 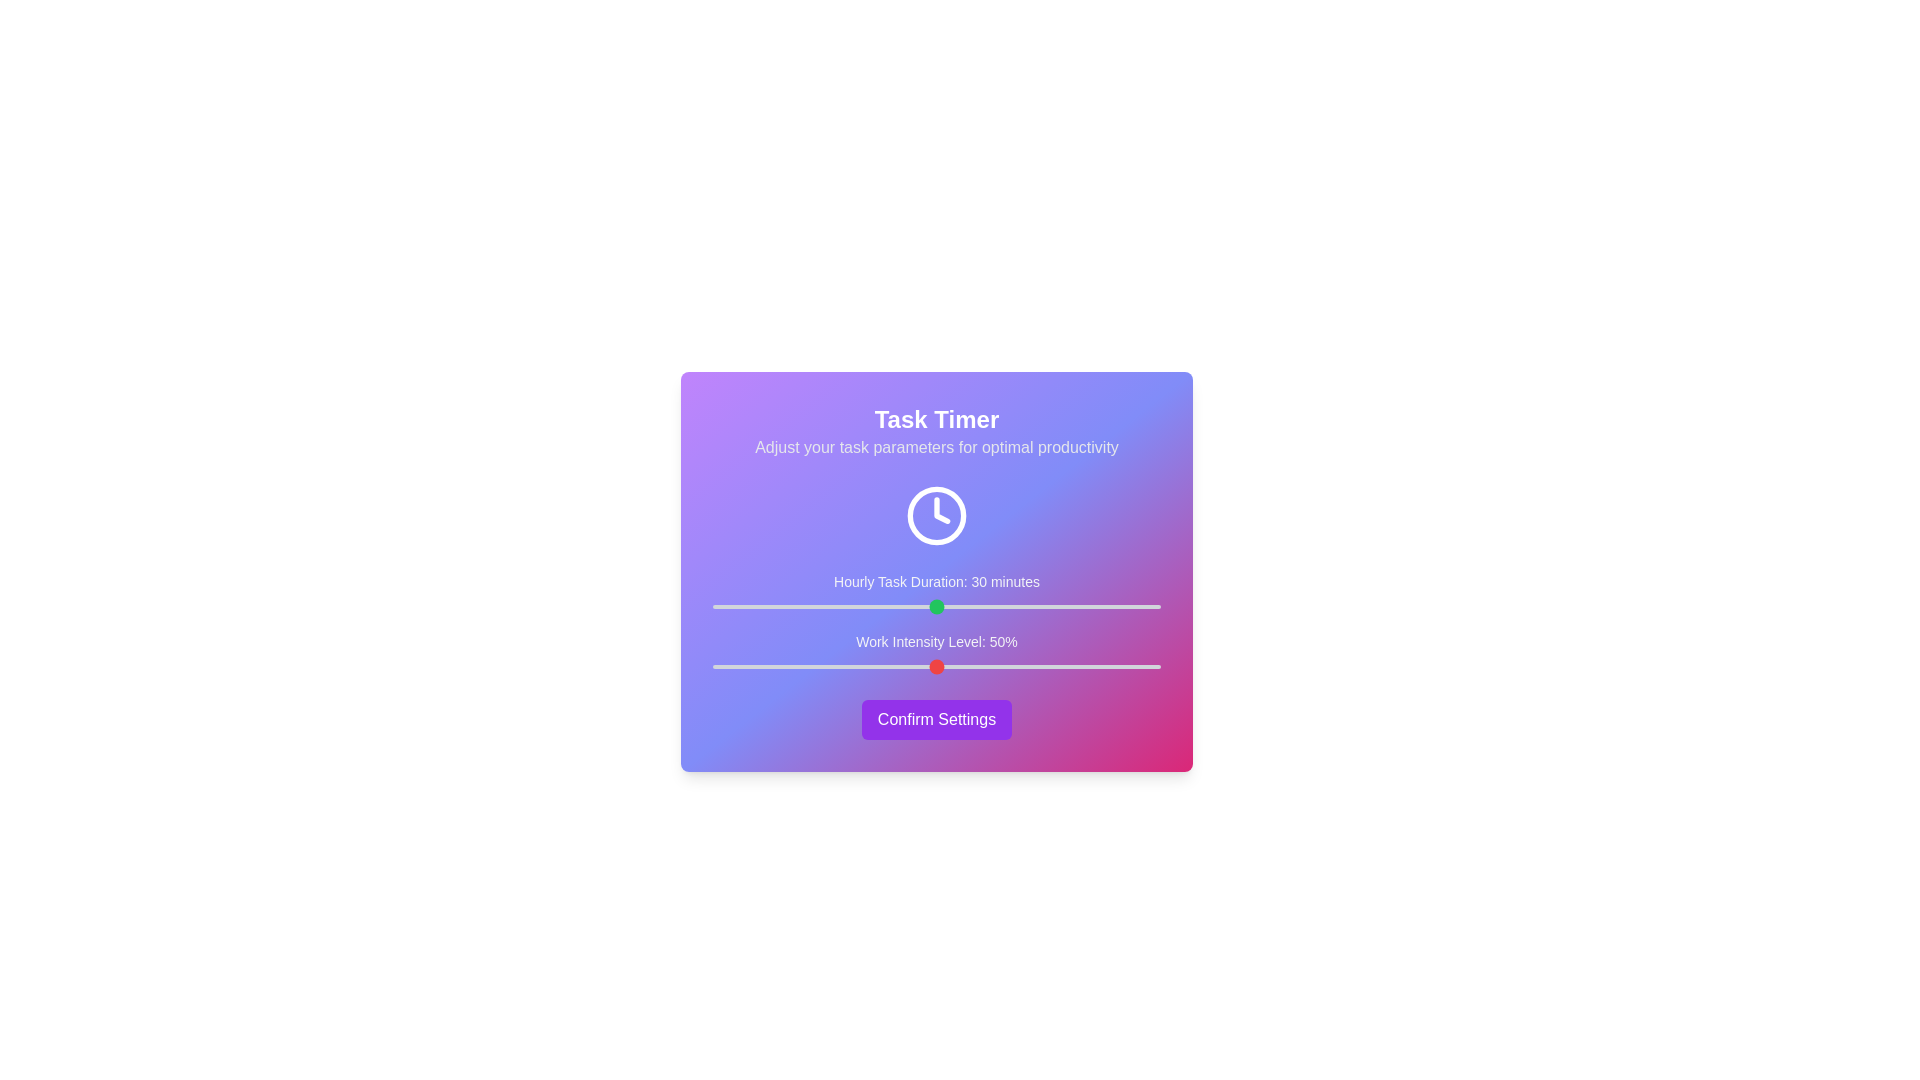 I want to click on the 'Hourly Task Duration' slider to 20 minutes, so click(x=862, y=605).